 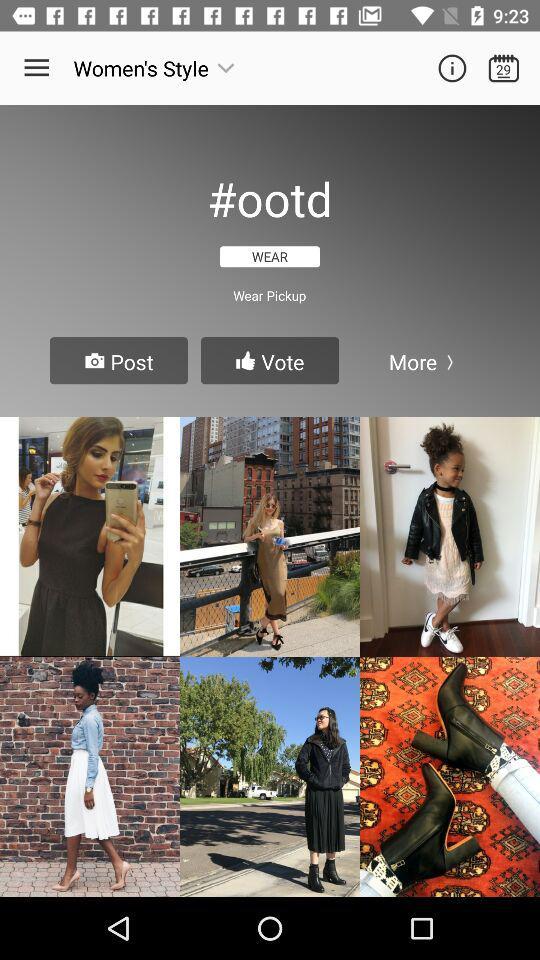 I want to click on information tab, so click(x=452, y=68).